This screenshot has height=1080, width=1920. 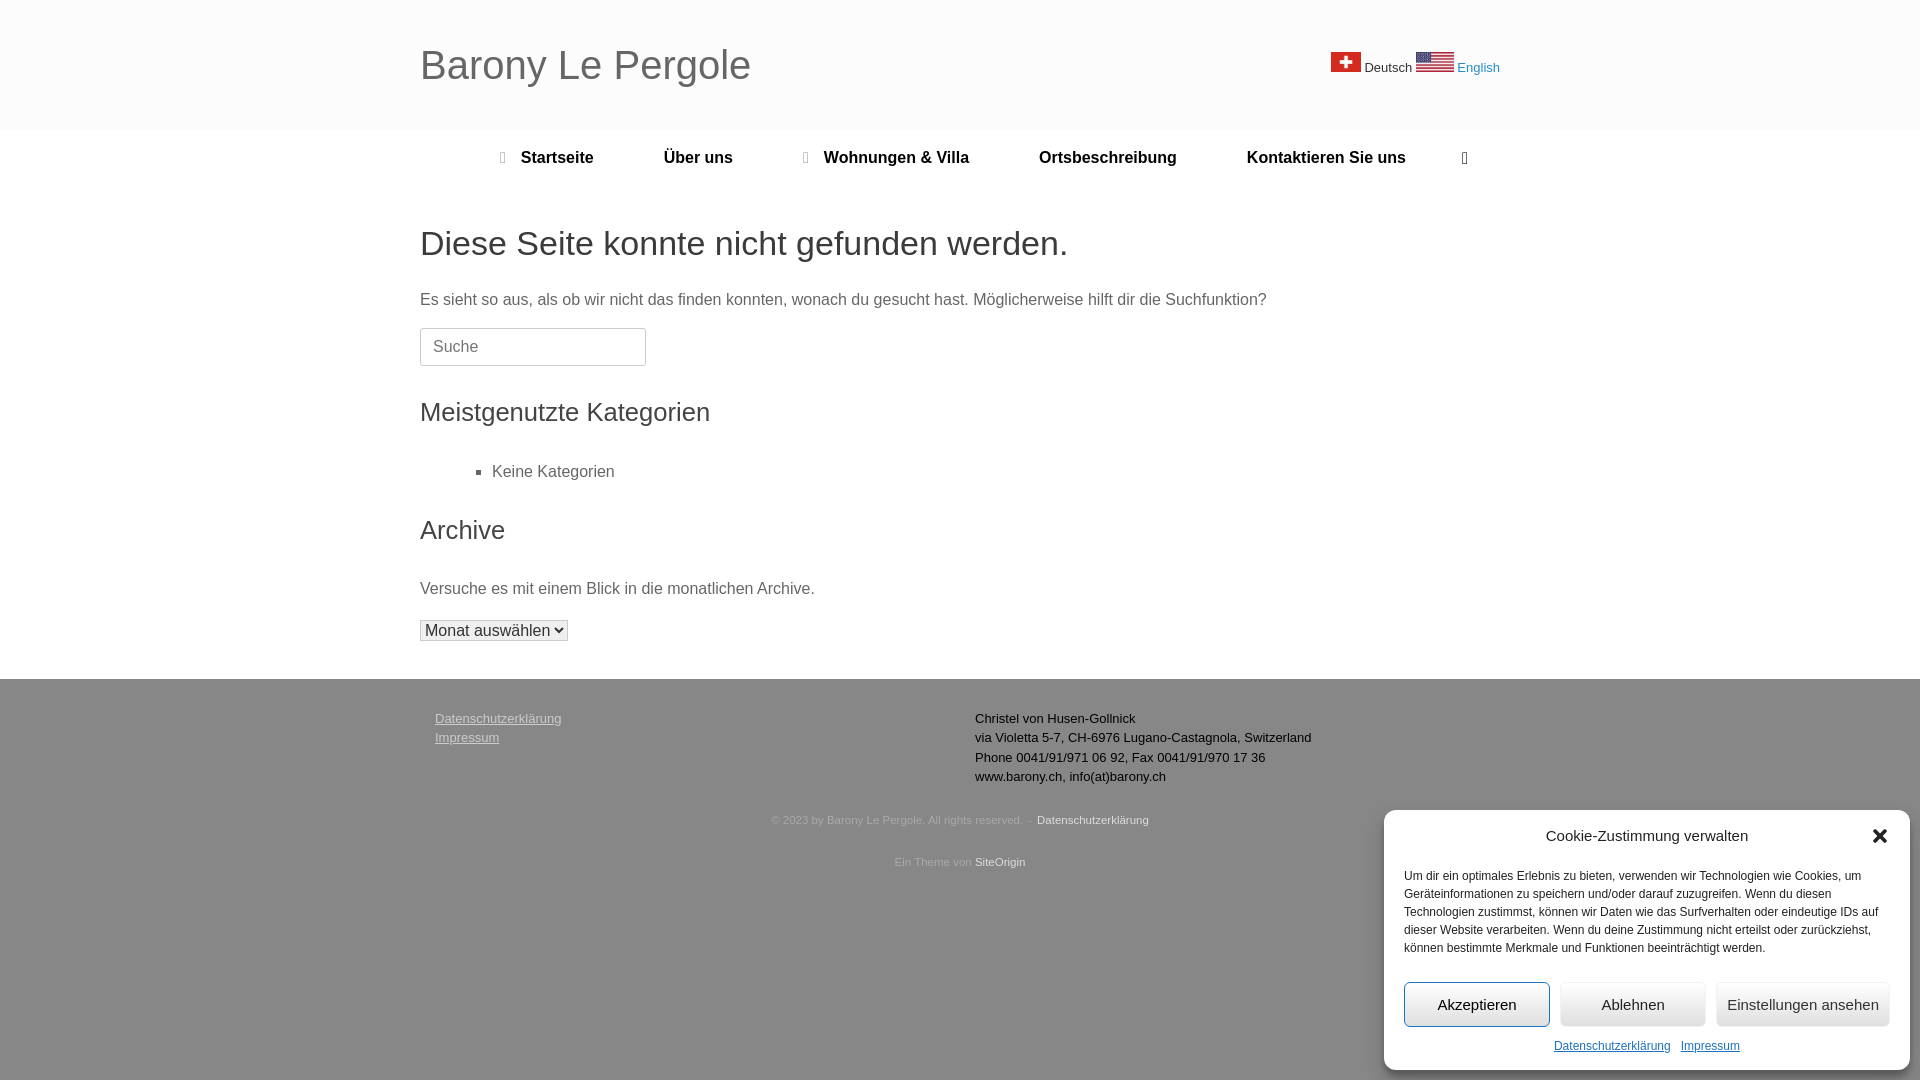 I want to click on 'Einstellungen ansehen', so click(x=1803, y=1004).